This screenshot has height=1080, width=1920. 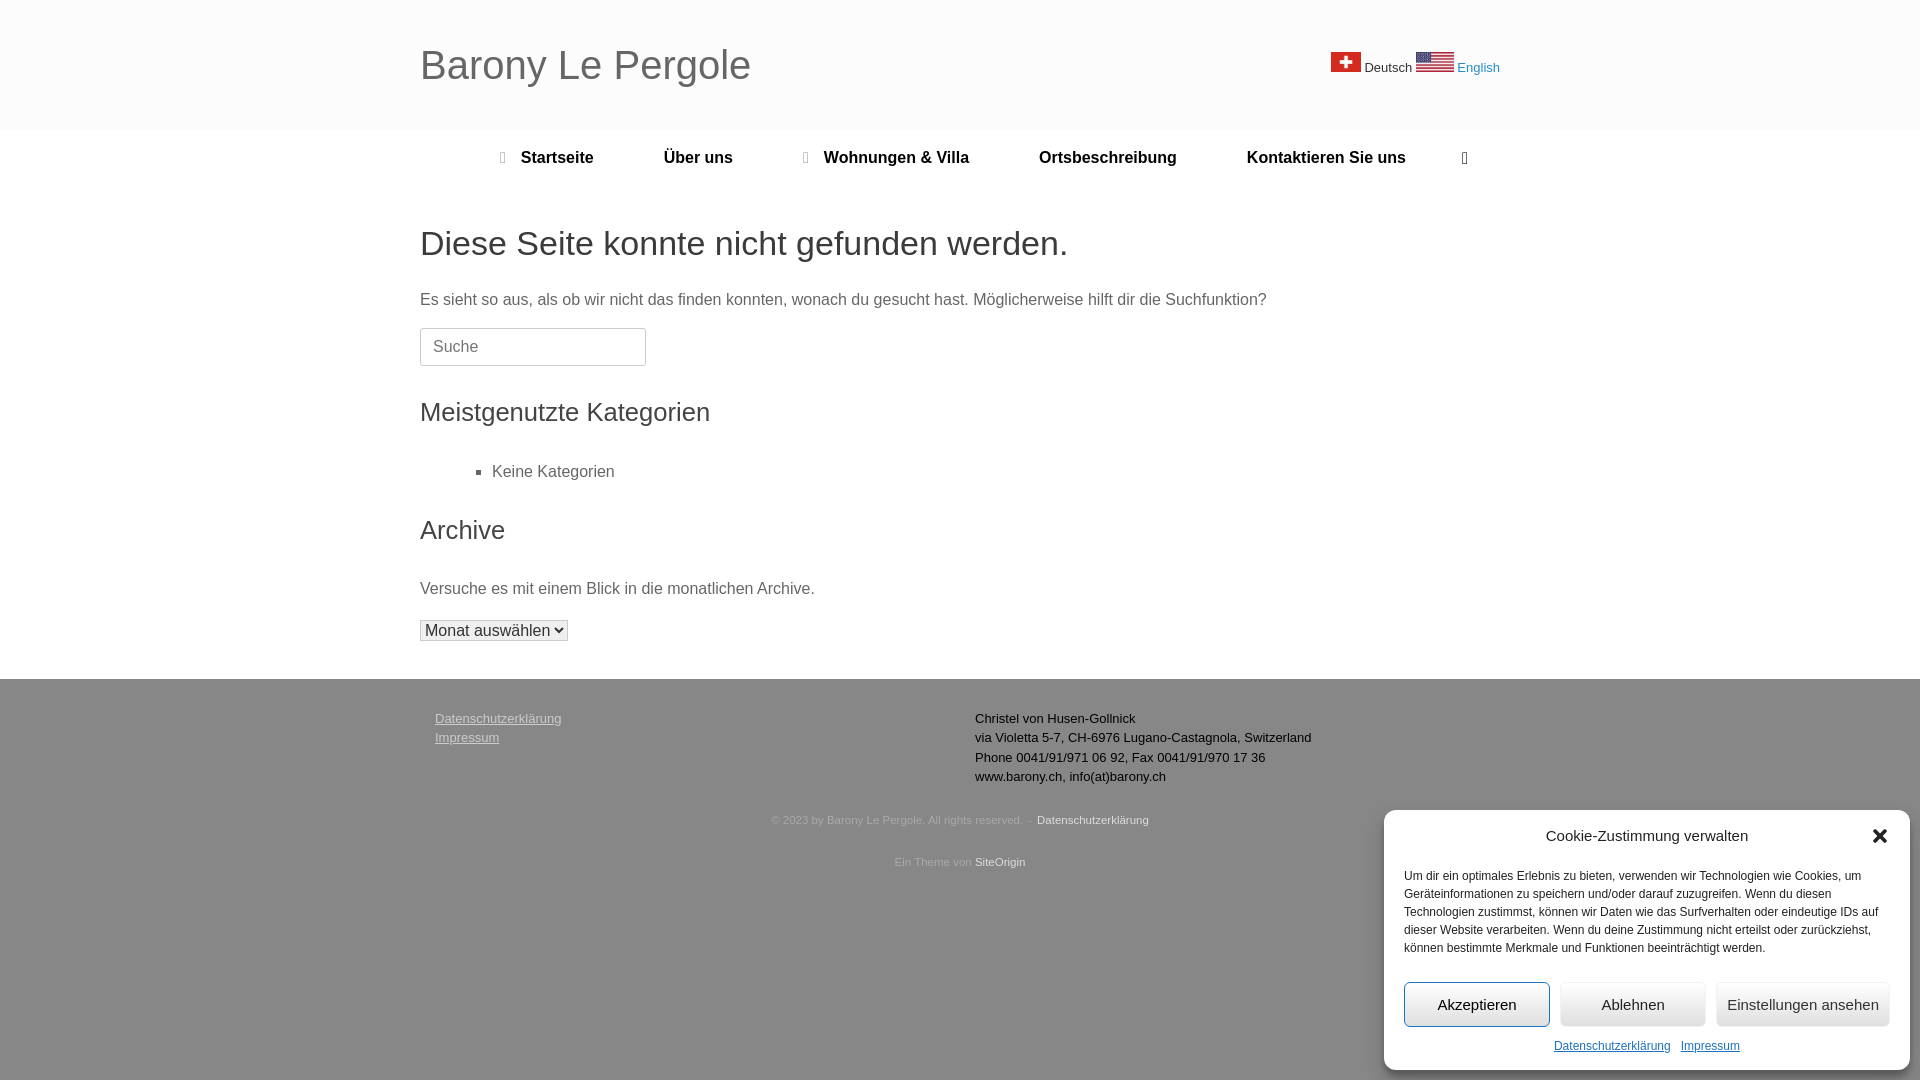 I want to click on 'Einstellungen ansehen', so click(x=1803, y=1004).